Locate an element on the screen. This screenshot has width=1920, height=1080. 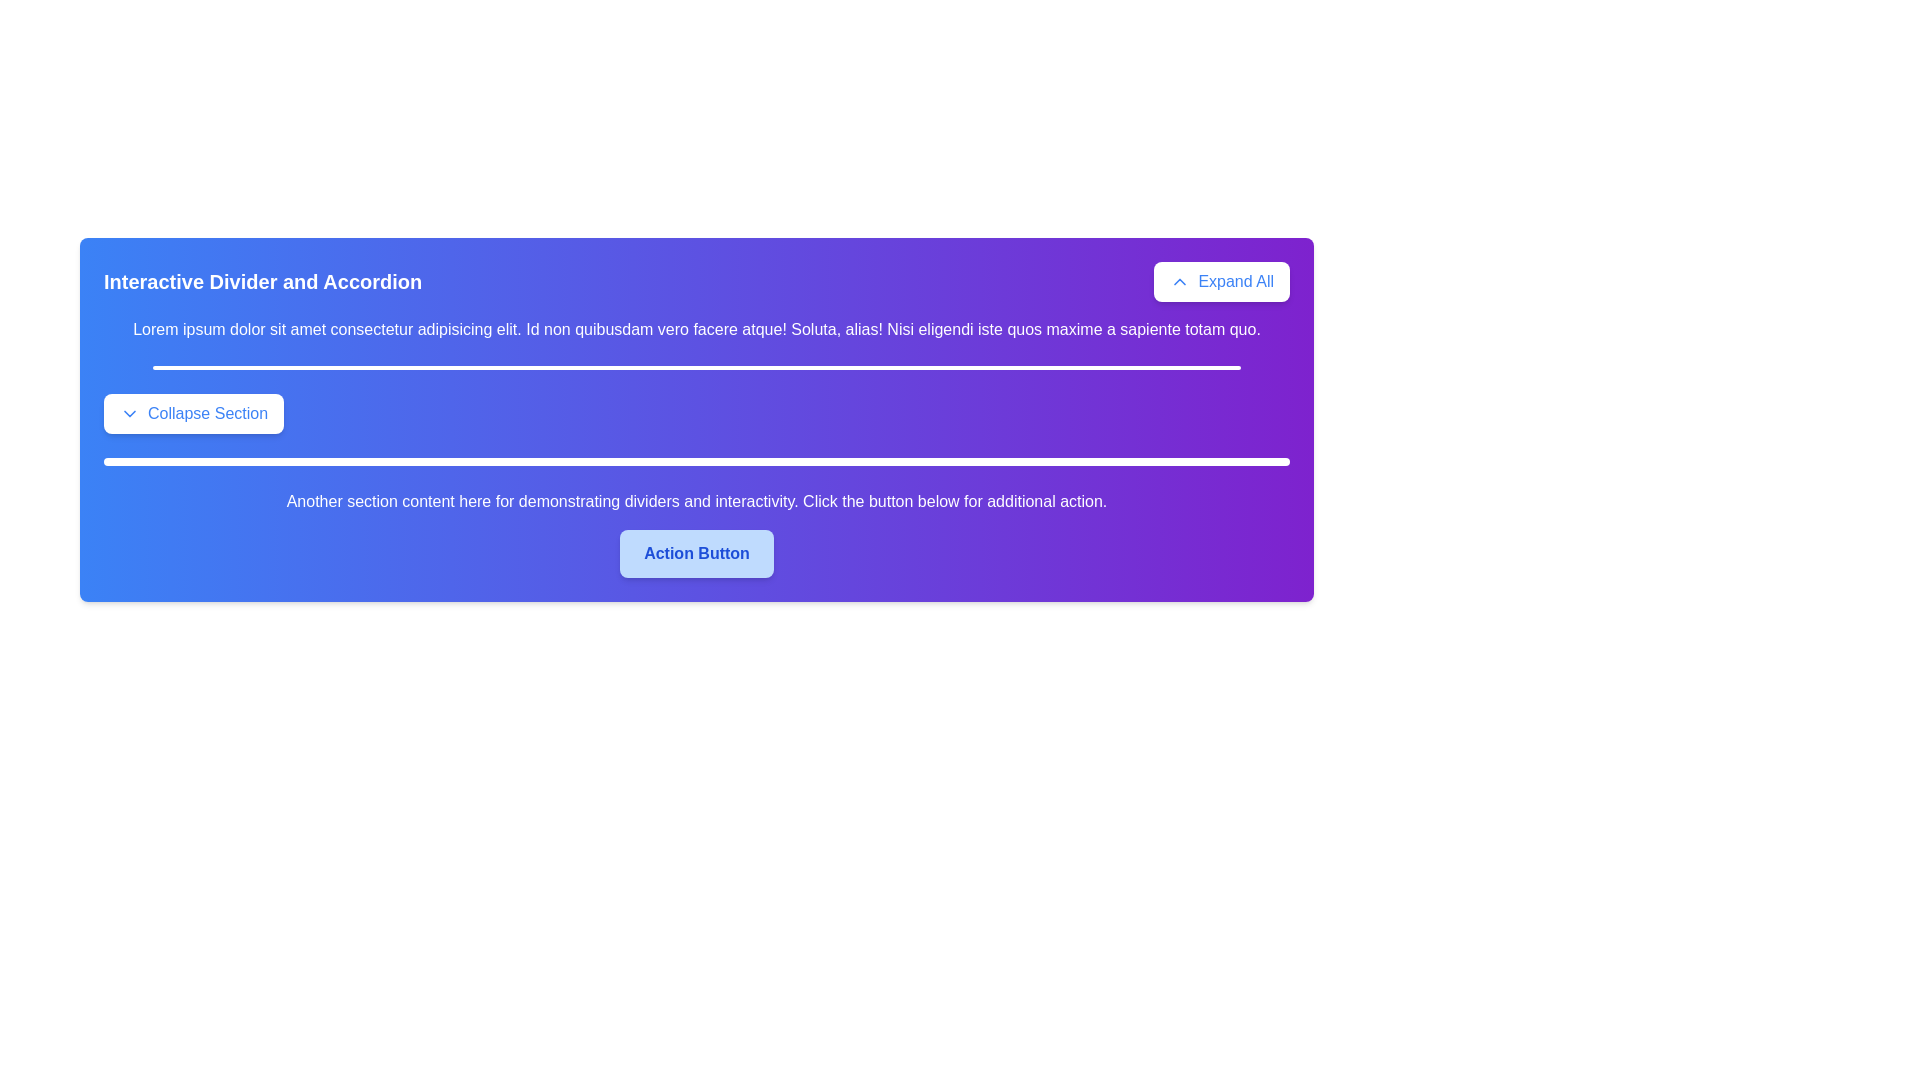
the chevron icon that indicates the collapsibility of the associated section to interact with the button's functionality is located at coordinates (128, 412).